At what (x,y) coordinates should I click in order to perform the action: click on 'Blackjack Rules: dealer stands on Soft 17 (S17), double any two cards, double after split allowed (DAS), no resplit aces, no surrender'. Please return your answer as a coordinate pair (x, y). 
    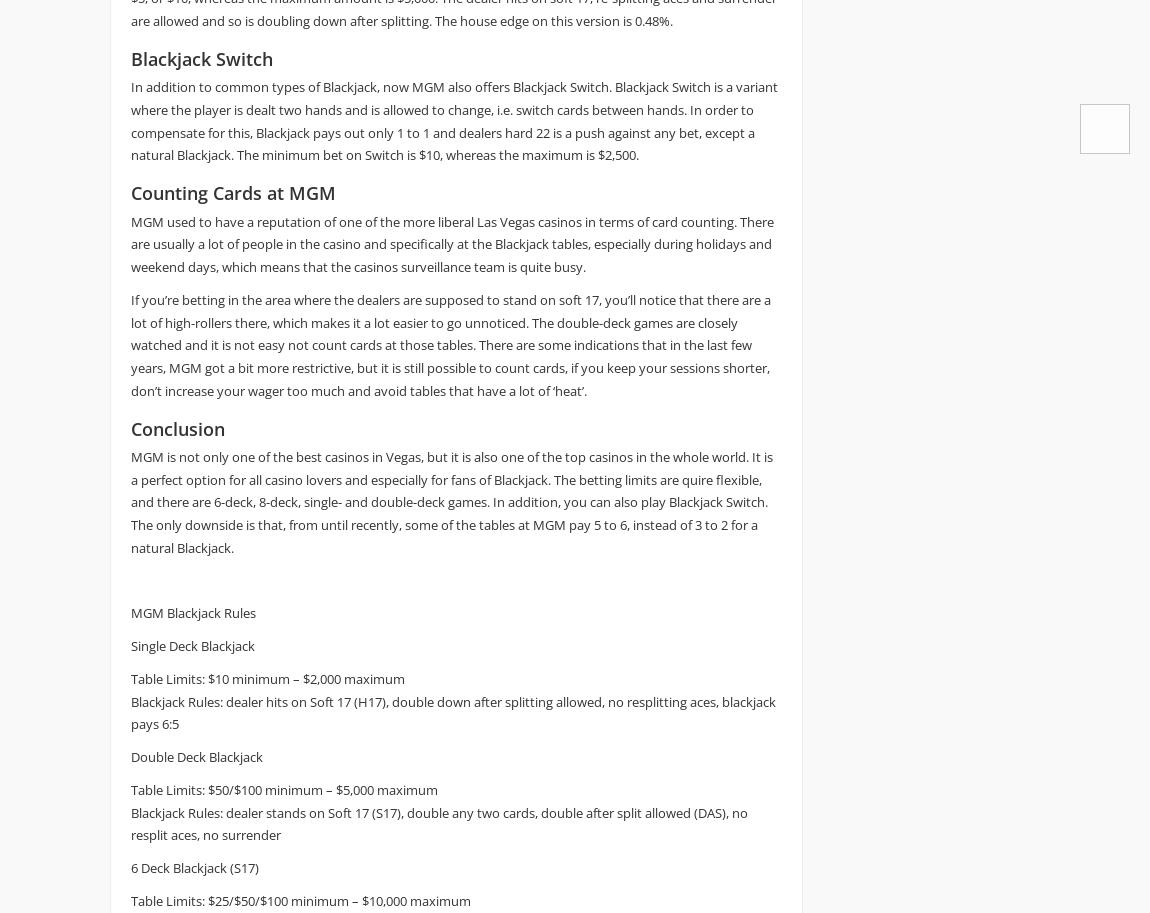
    Looking at the image, I should click on (439, 822).